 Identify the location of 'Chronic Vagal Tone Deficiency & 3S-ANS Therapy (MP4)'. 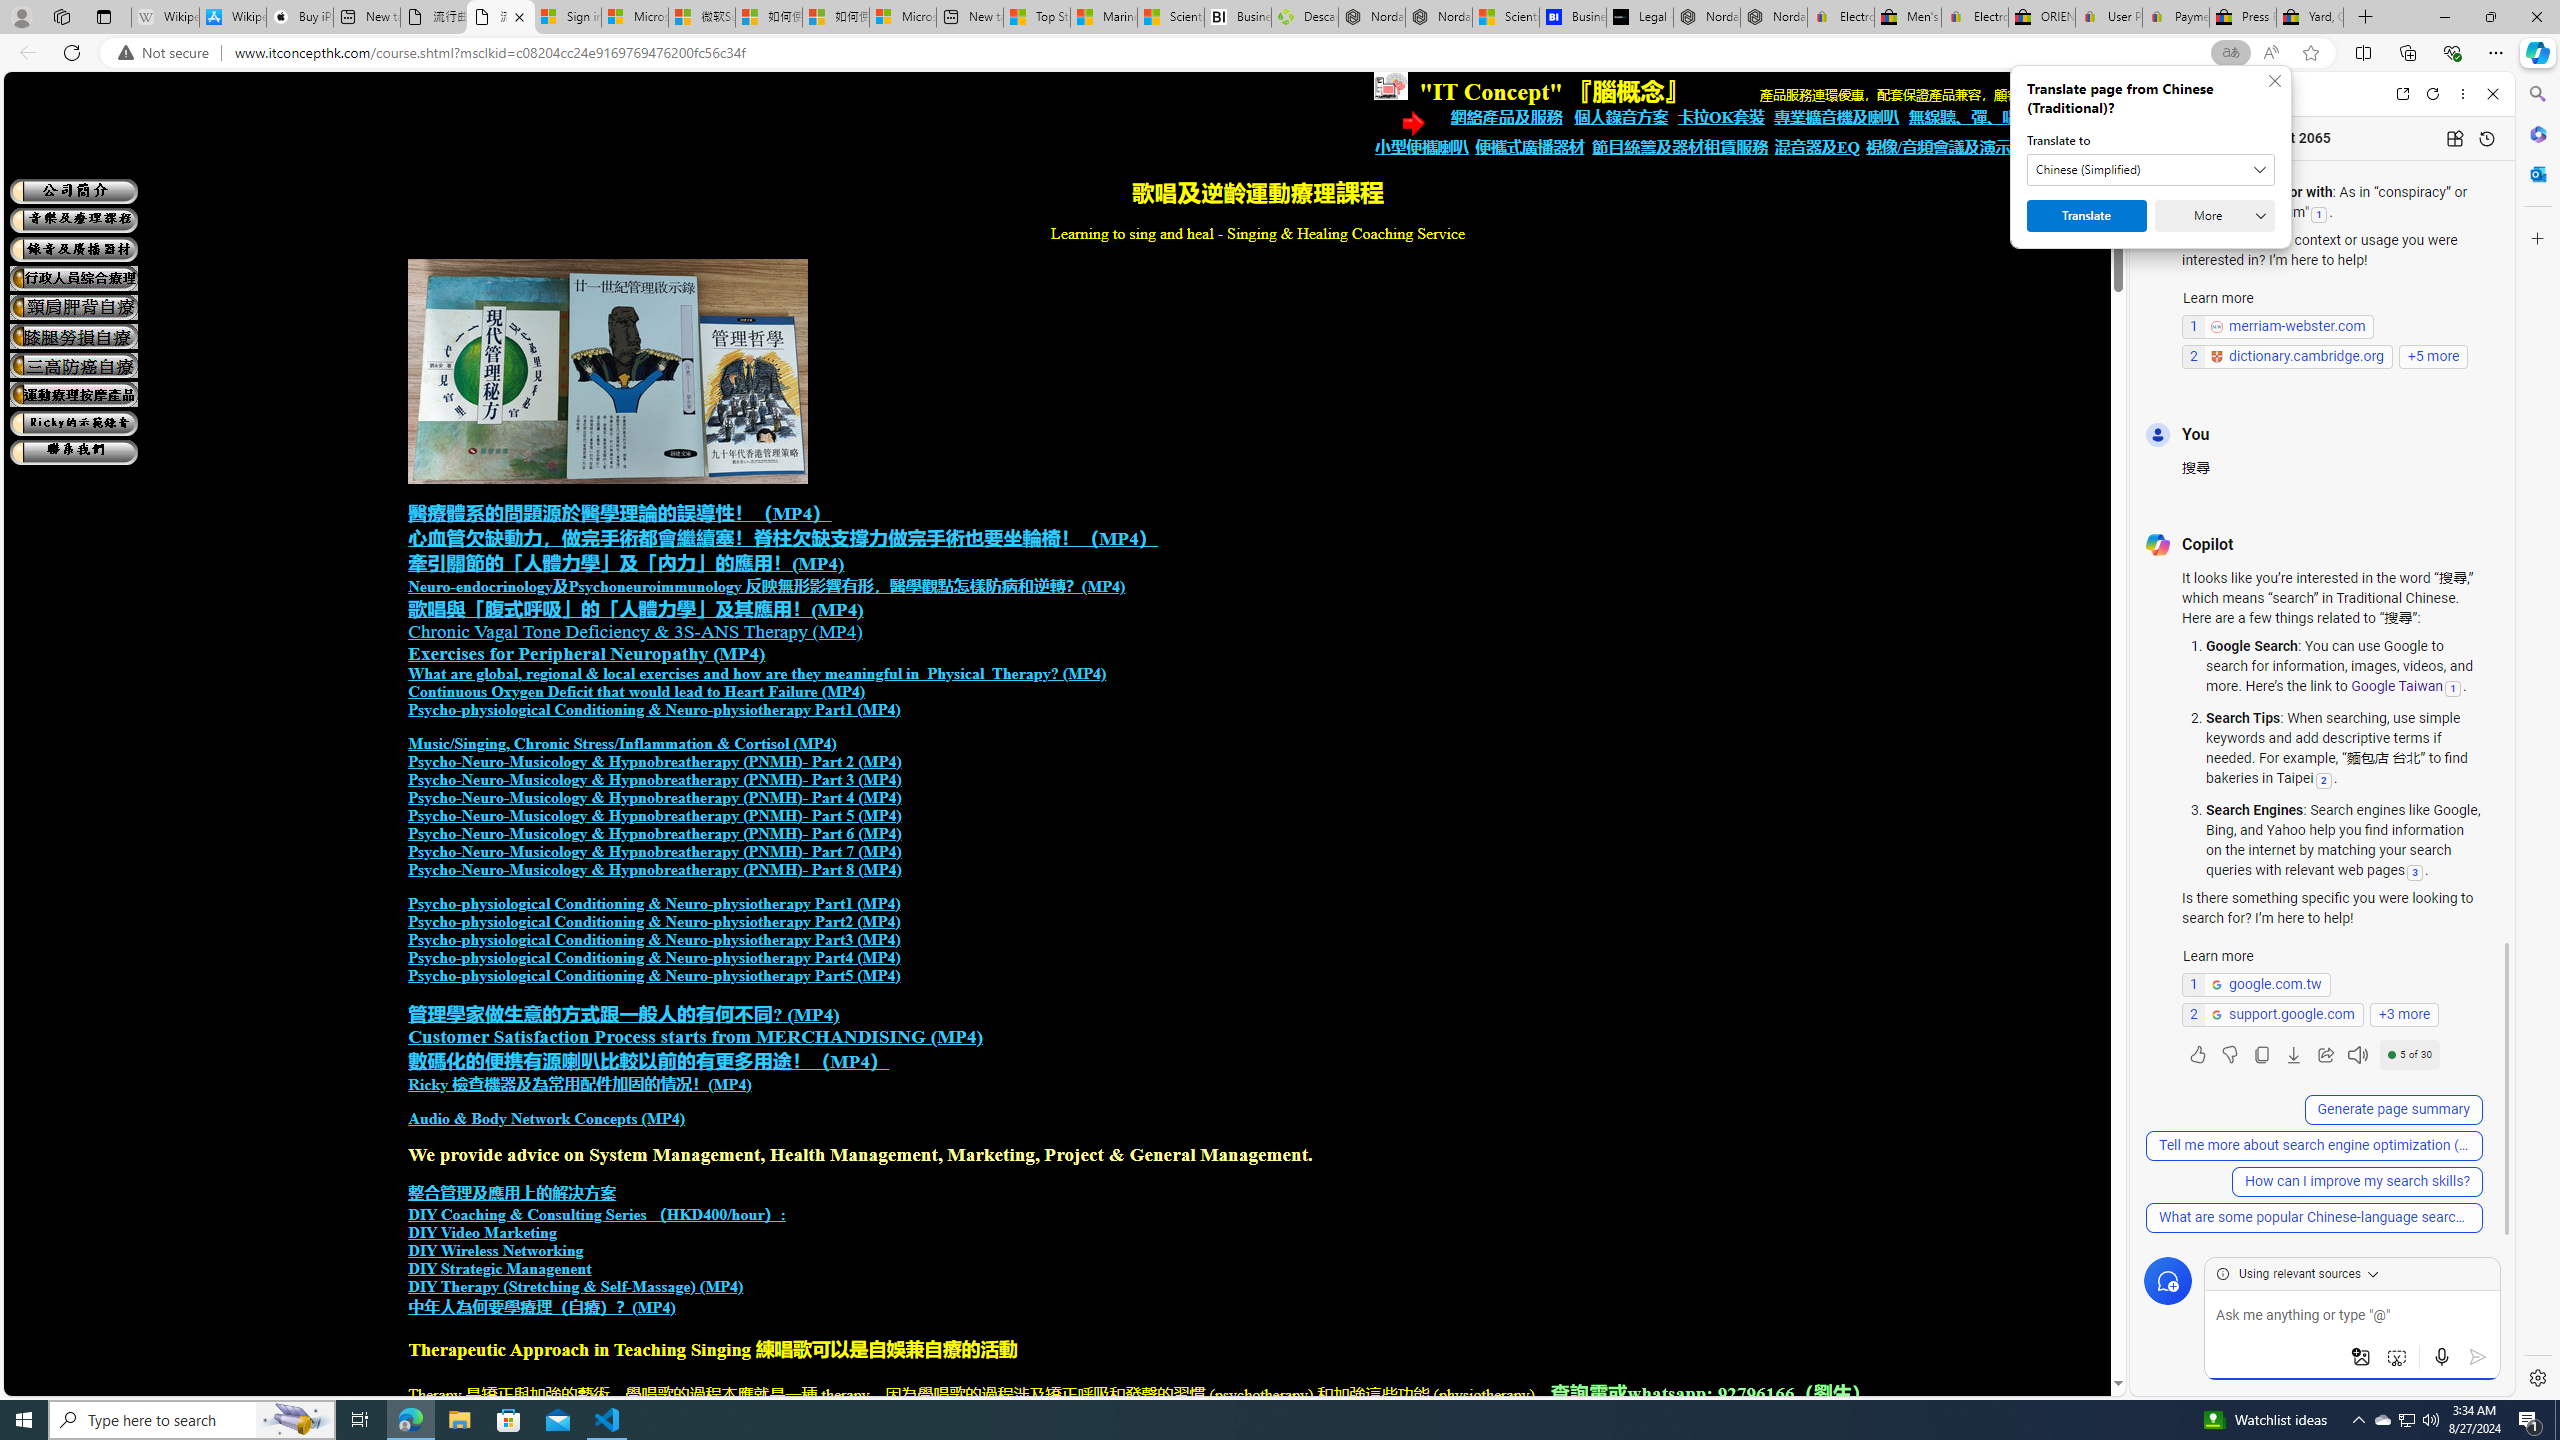
(633, 631).